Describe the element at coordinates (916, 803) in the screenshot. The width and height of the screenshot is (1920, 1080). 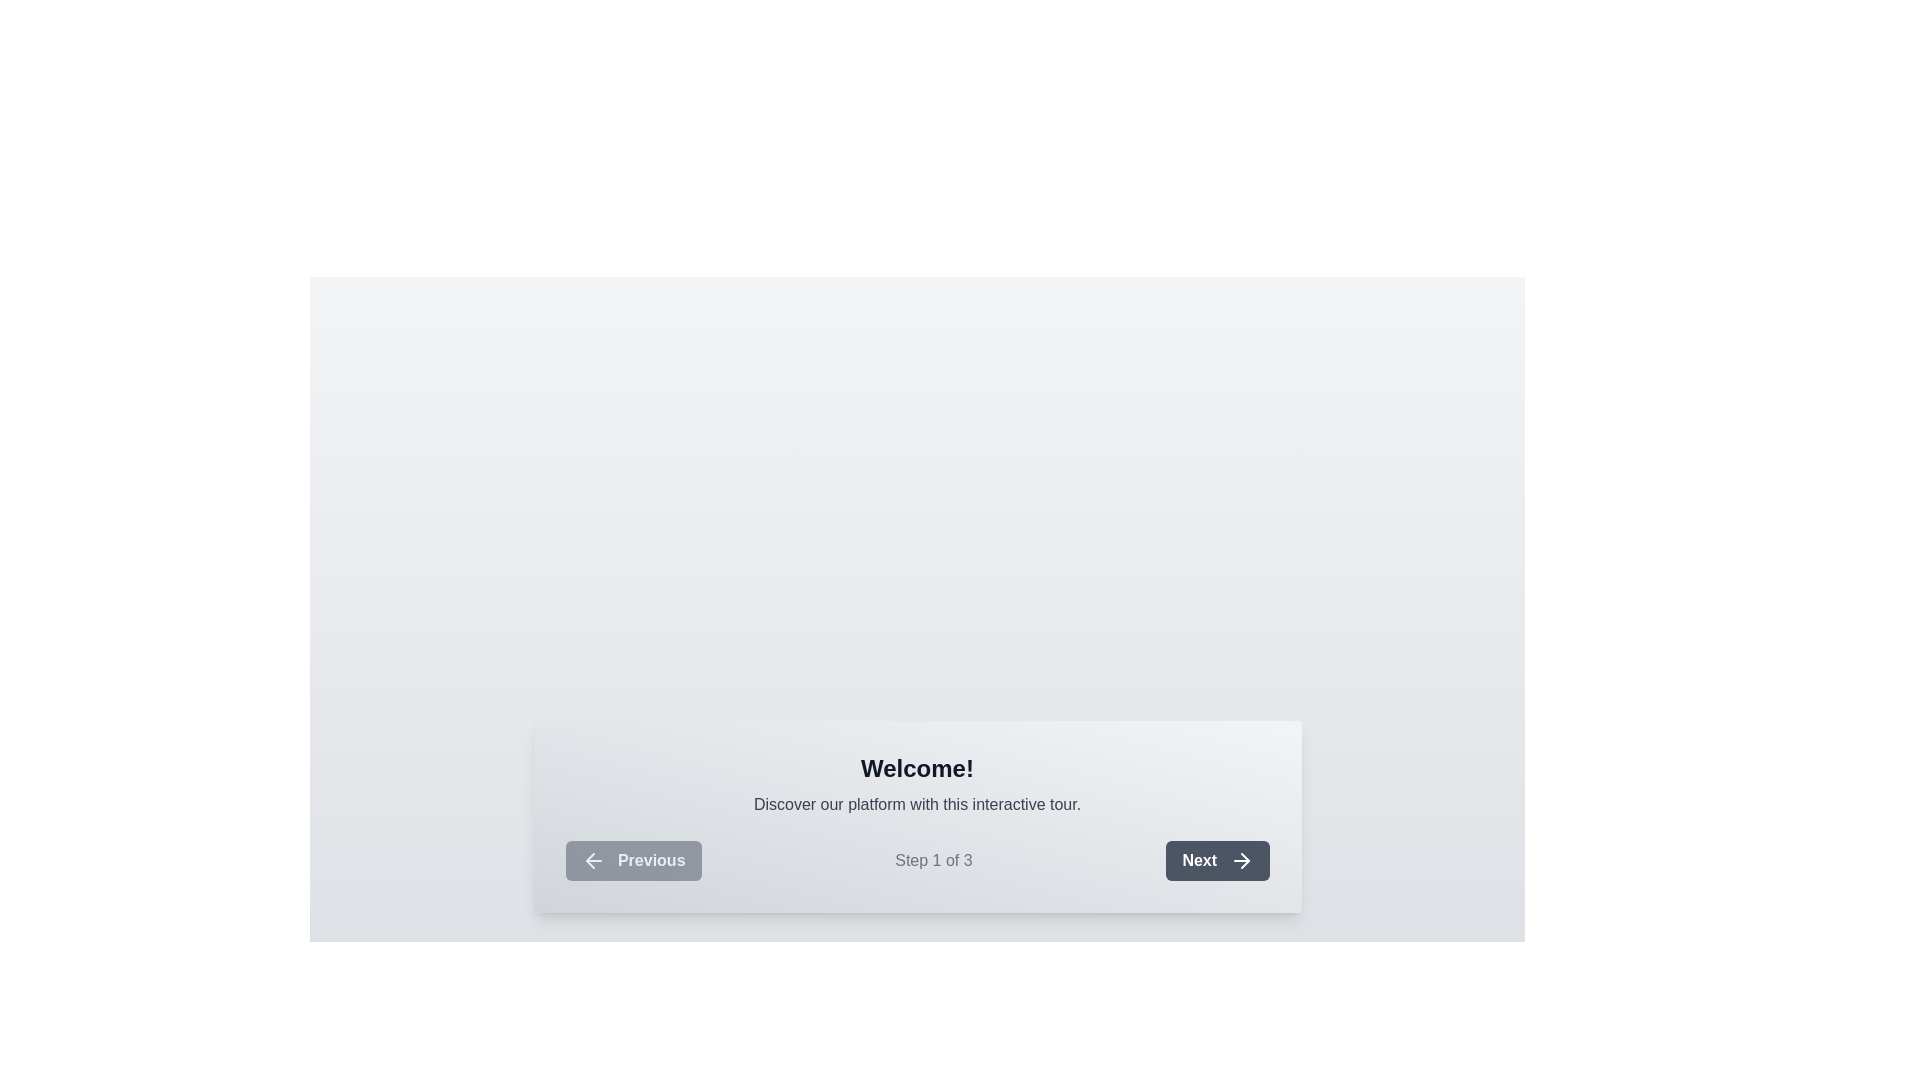
I see `the descriptive message text located directly below the 'Welcome!' text, which provides information about the interactive tour of the platform` at that location.